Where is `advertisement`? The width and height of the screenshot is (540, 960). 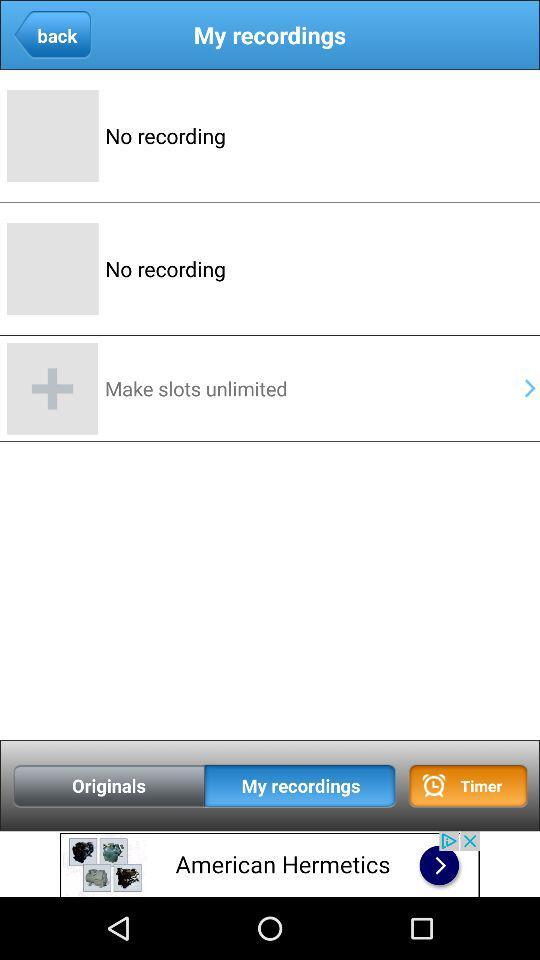
advertisement is located at coordinates (270, 863).